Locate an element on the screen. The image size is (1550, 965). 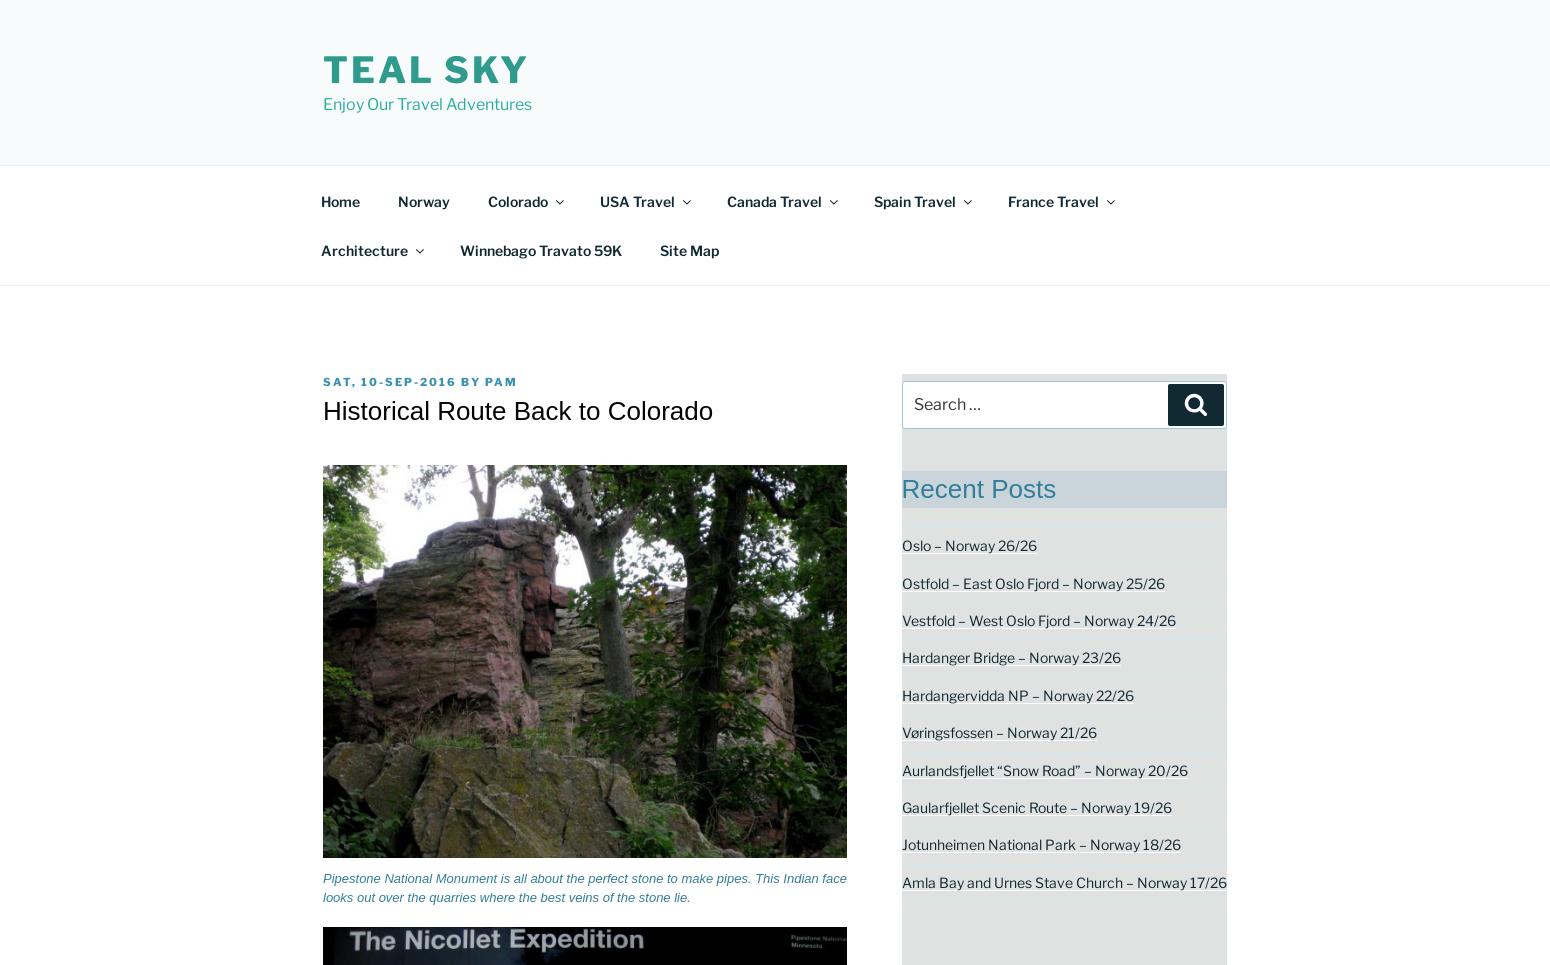
'Jotunheimen National Park – Norway 18/26' is located at coordinates (1040, 843).